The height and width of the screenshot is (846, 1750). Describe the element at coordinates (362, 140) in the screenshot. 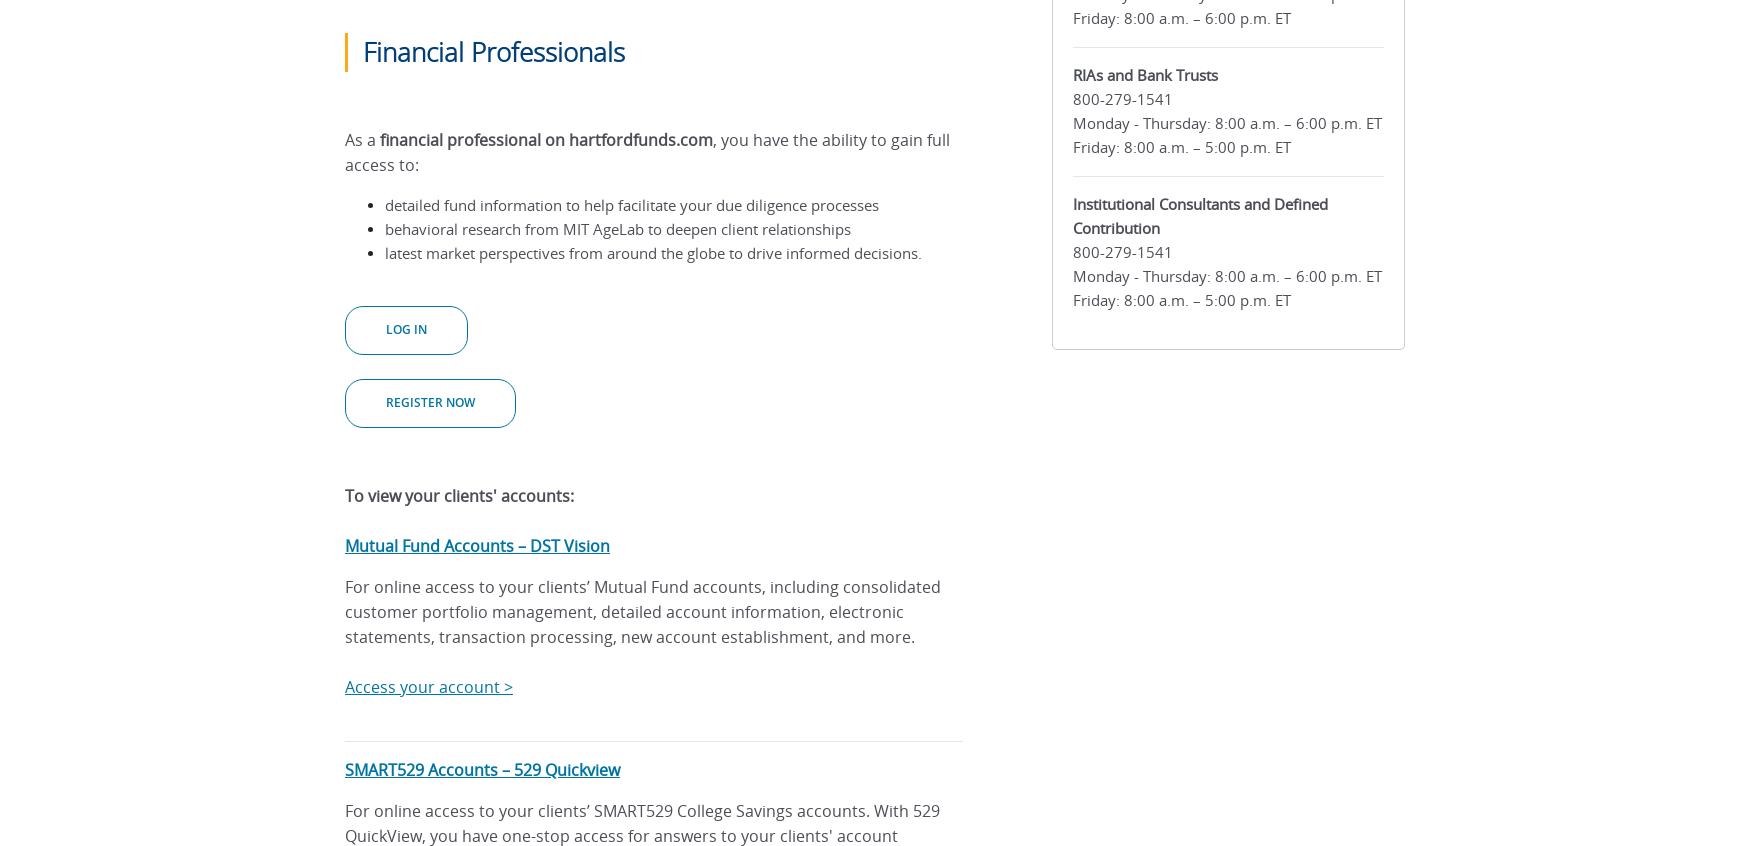

I see `'As a'` at that location.